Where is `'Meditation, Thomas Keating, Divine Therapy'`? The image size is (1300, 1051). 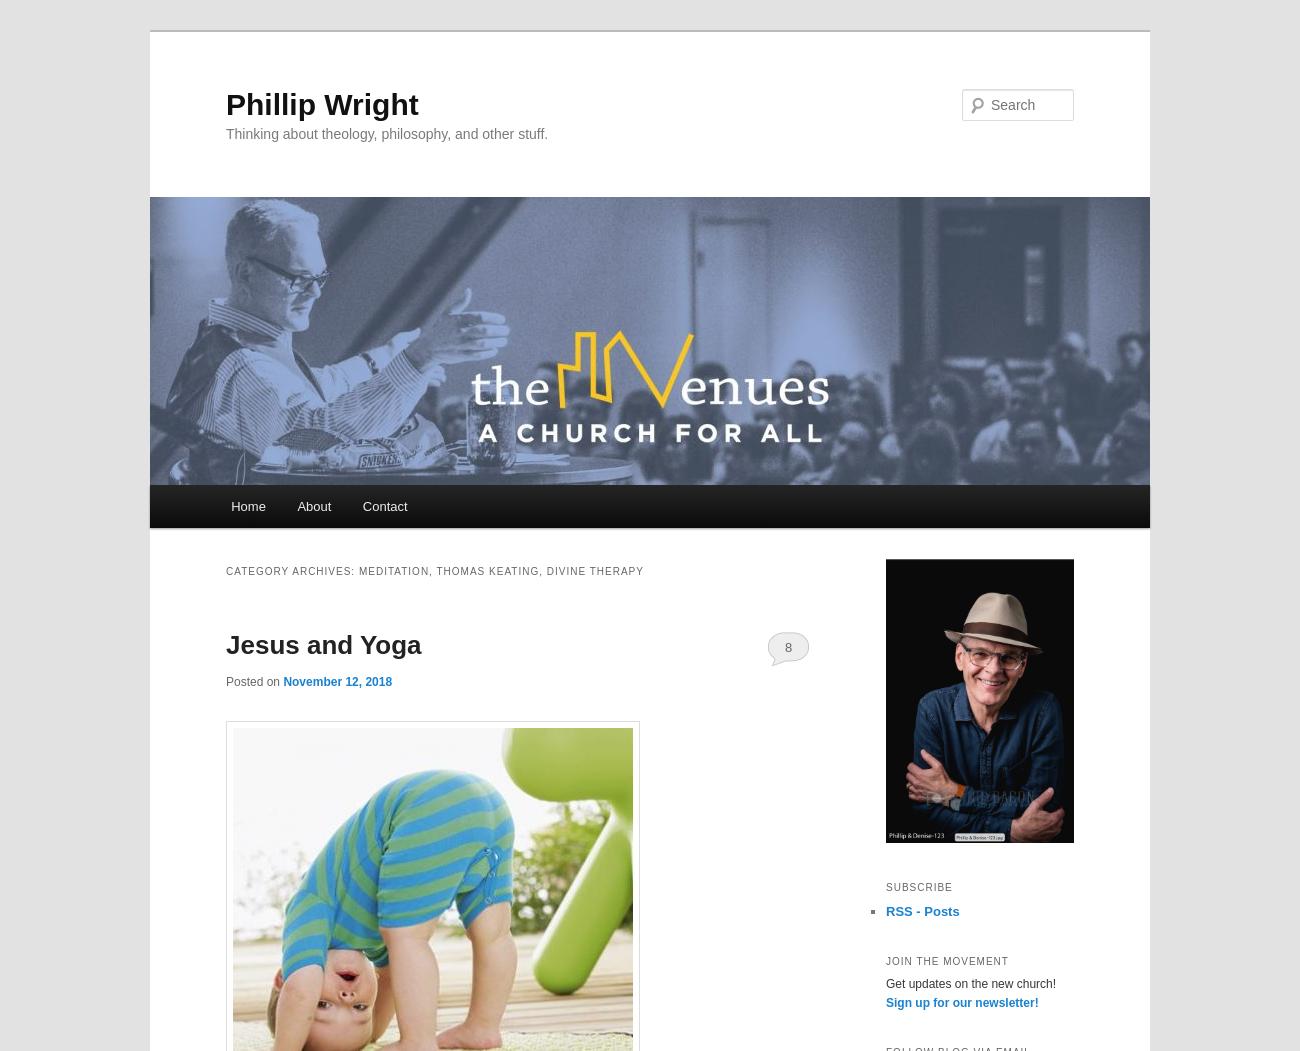
'Meditation, Thomas Keating, Divine Therapy' is located at coordinates (500, 570).